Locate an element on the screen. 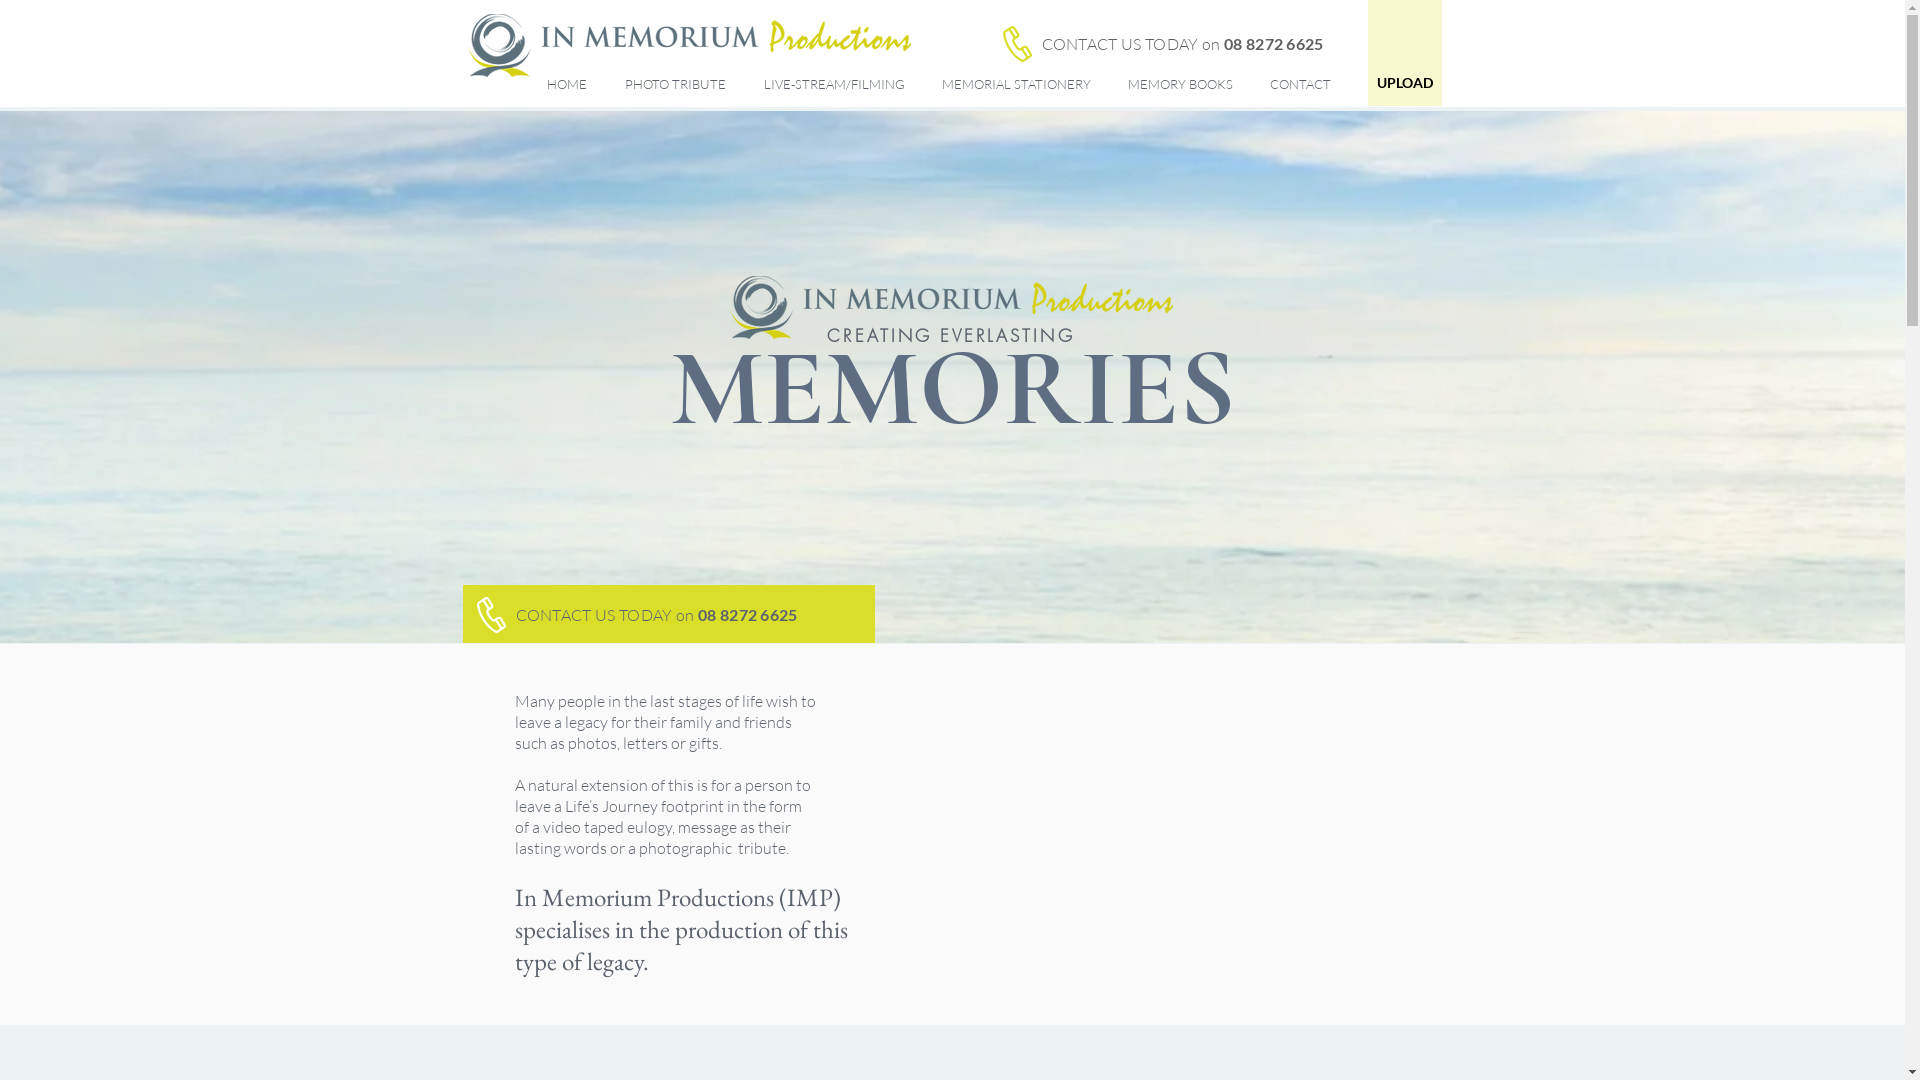  'MEMORIAL STATIONERY' is located at coordinates (1018, 83).